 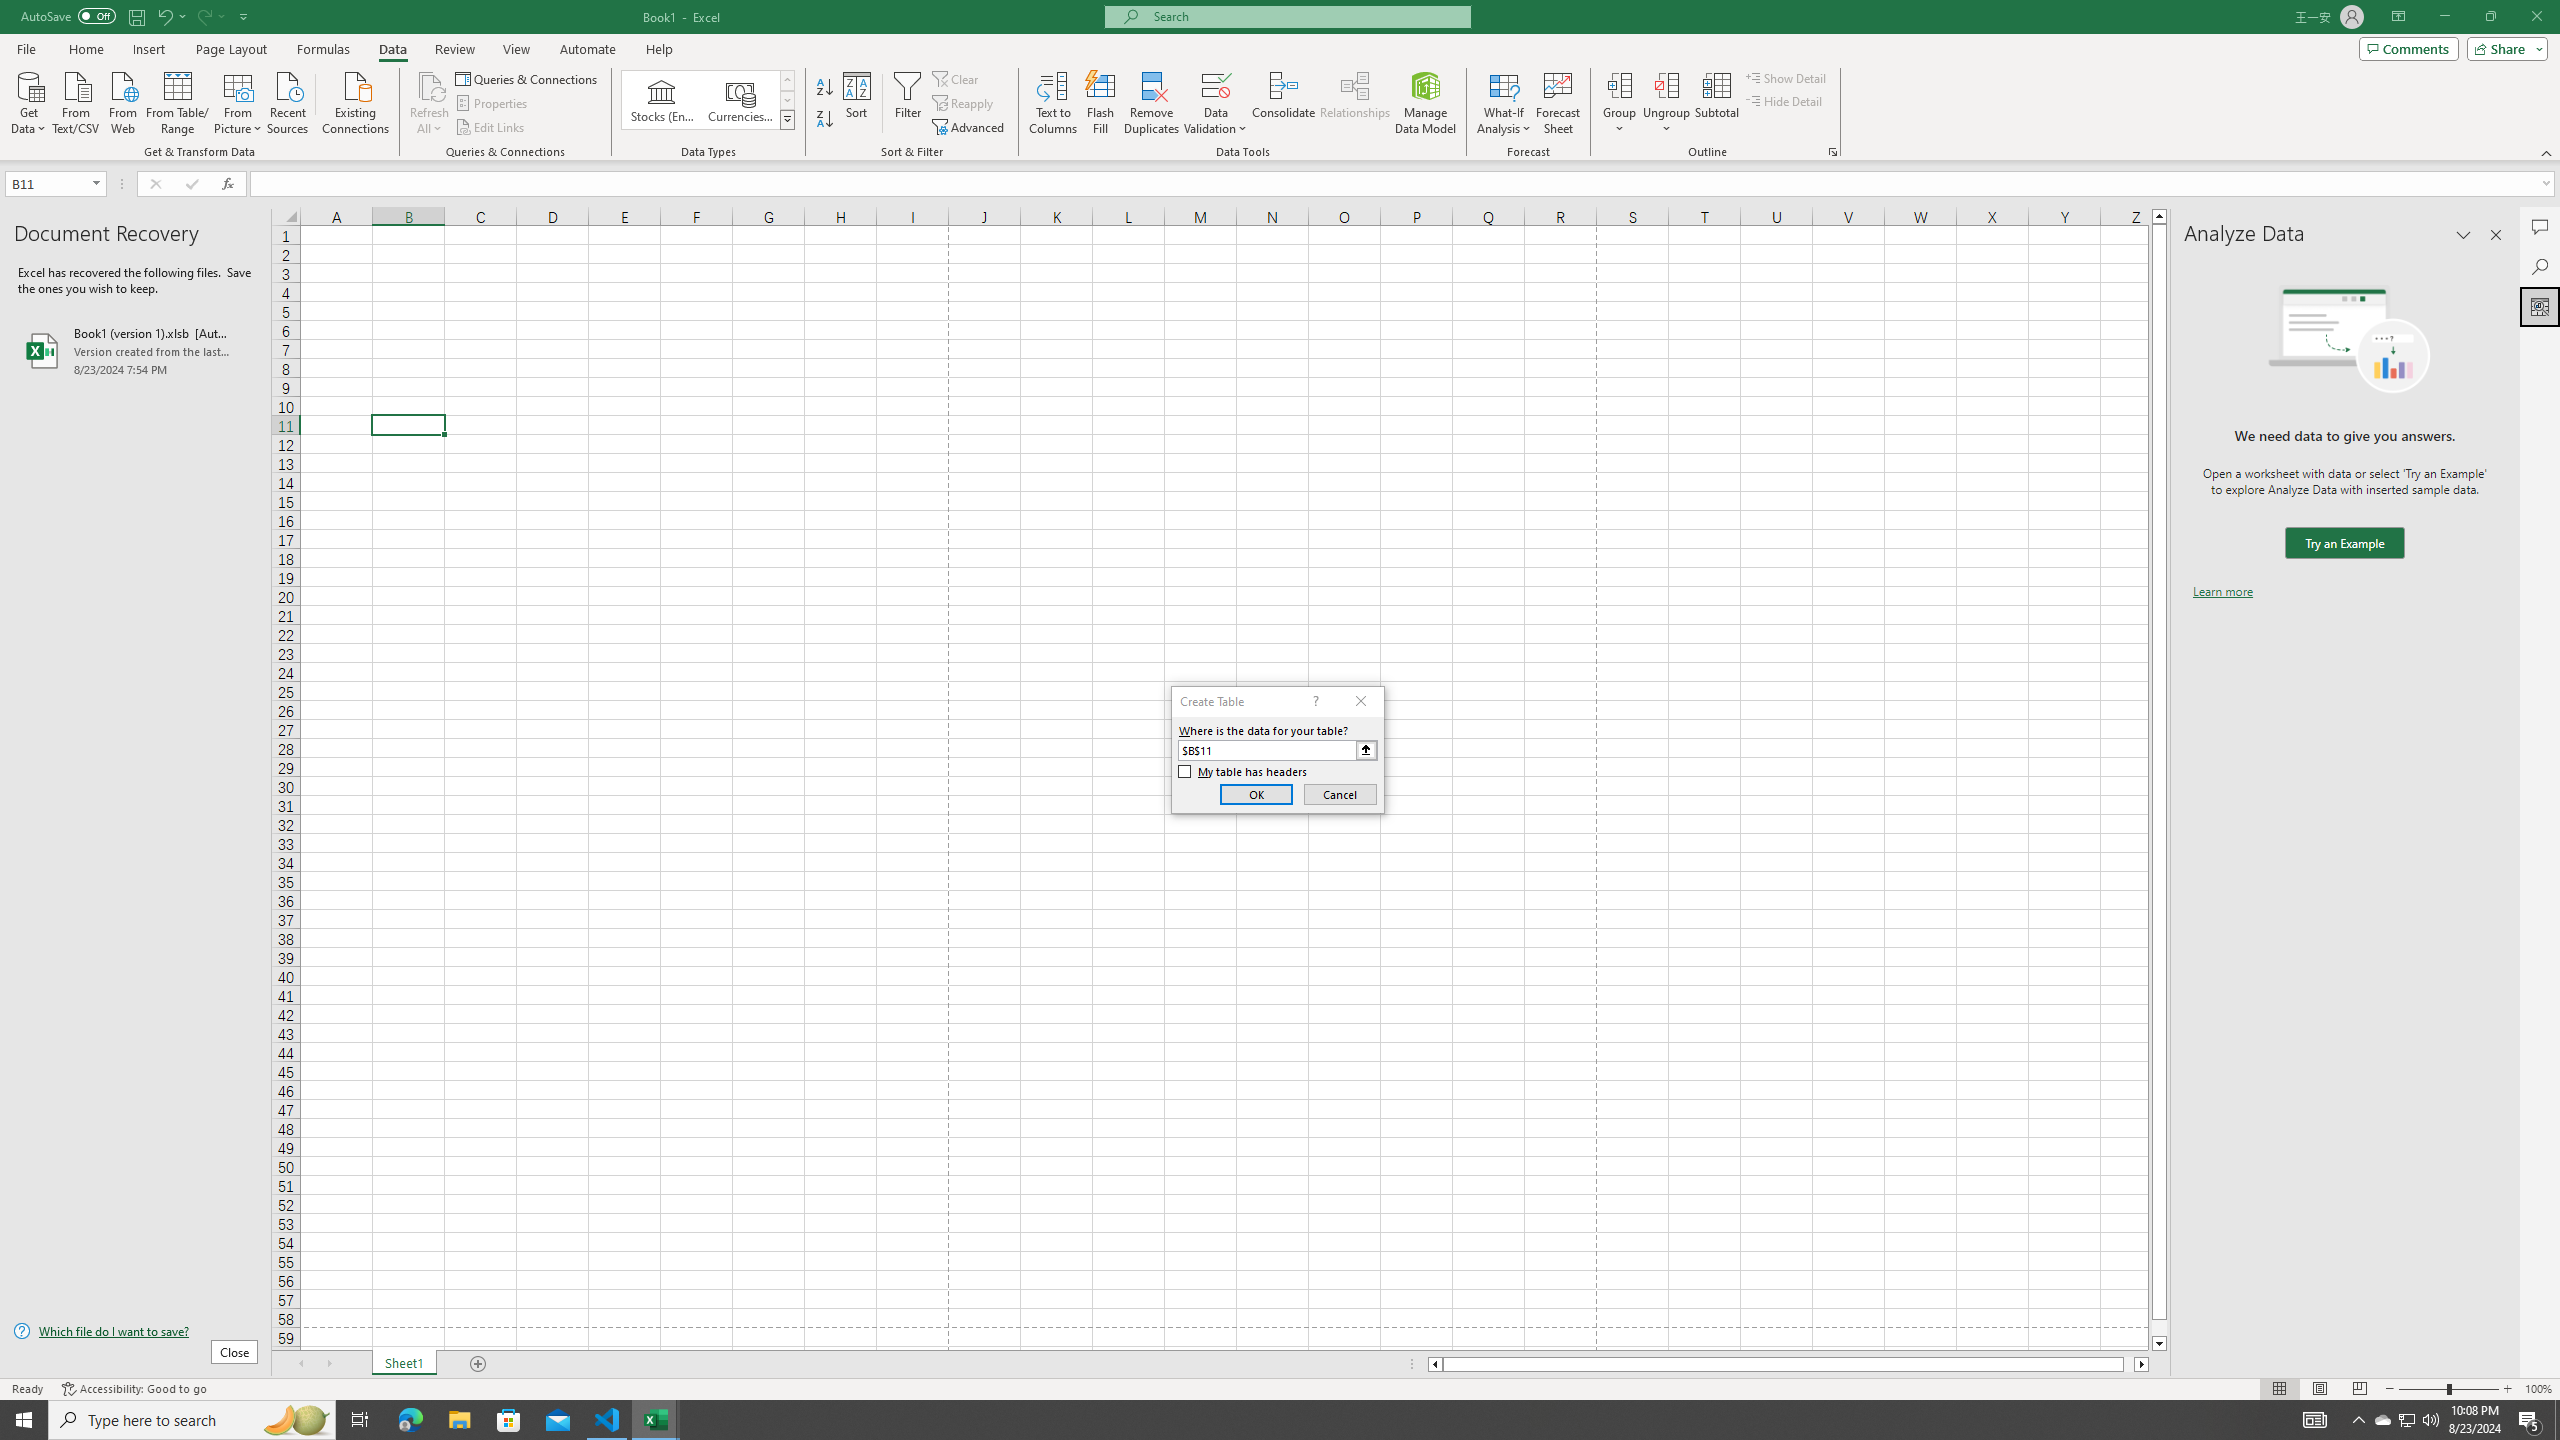 I want to click on 'Filter', so click(x=906, y=103).